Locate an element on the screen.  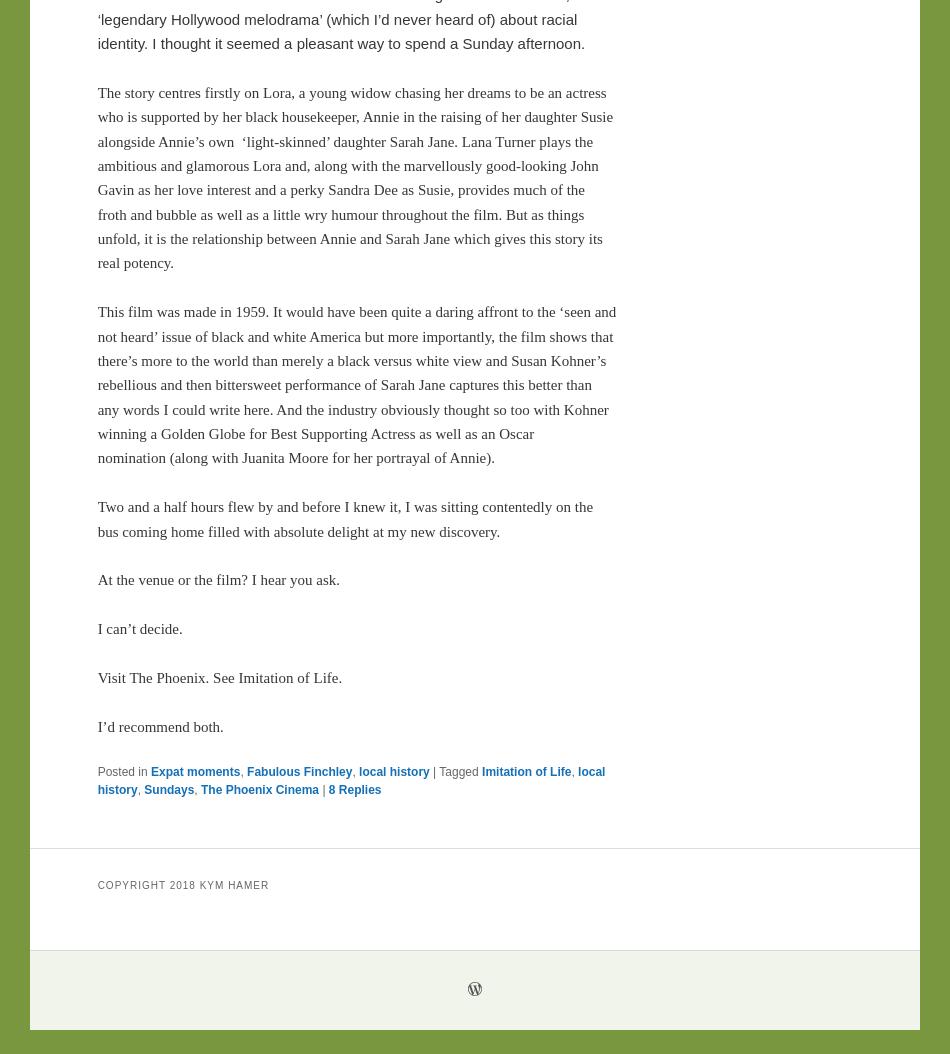
'This film was made in 1959. It would have been quite a daring affront to the ‘seen and not heard’ issue of black and white America but more importantly, the film shows that there’s more to the world than merely a black versus white view and Susan Kohner’s rebellious and then bittersweet performance of Sarah Jane captures this better than any words I could write here. And the industry obviously thought so too with Kohner winning a Golden Globe for Best Supporting Actress as well as an Oscar nomination (along with Juanita Moore for her portrayal of Annie).' is located at coordinates (355, 384).